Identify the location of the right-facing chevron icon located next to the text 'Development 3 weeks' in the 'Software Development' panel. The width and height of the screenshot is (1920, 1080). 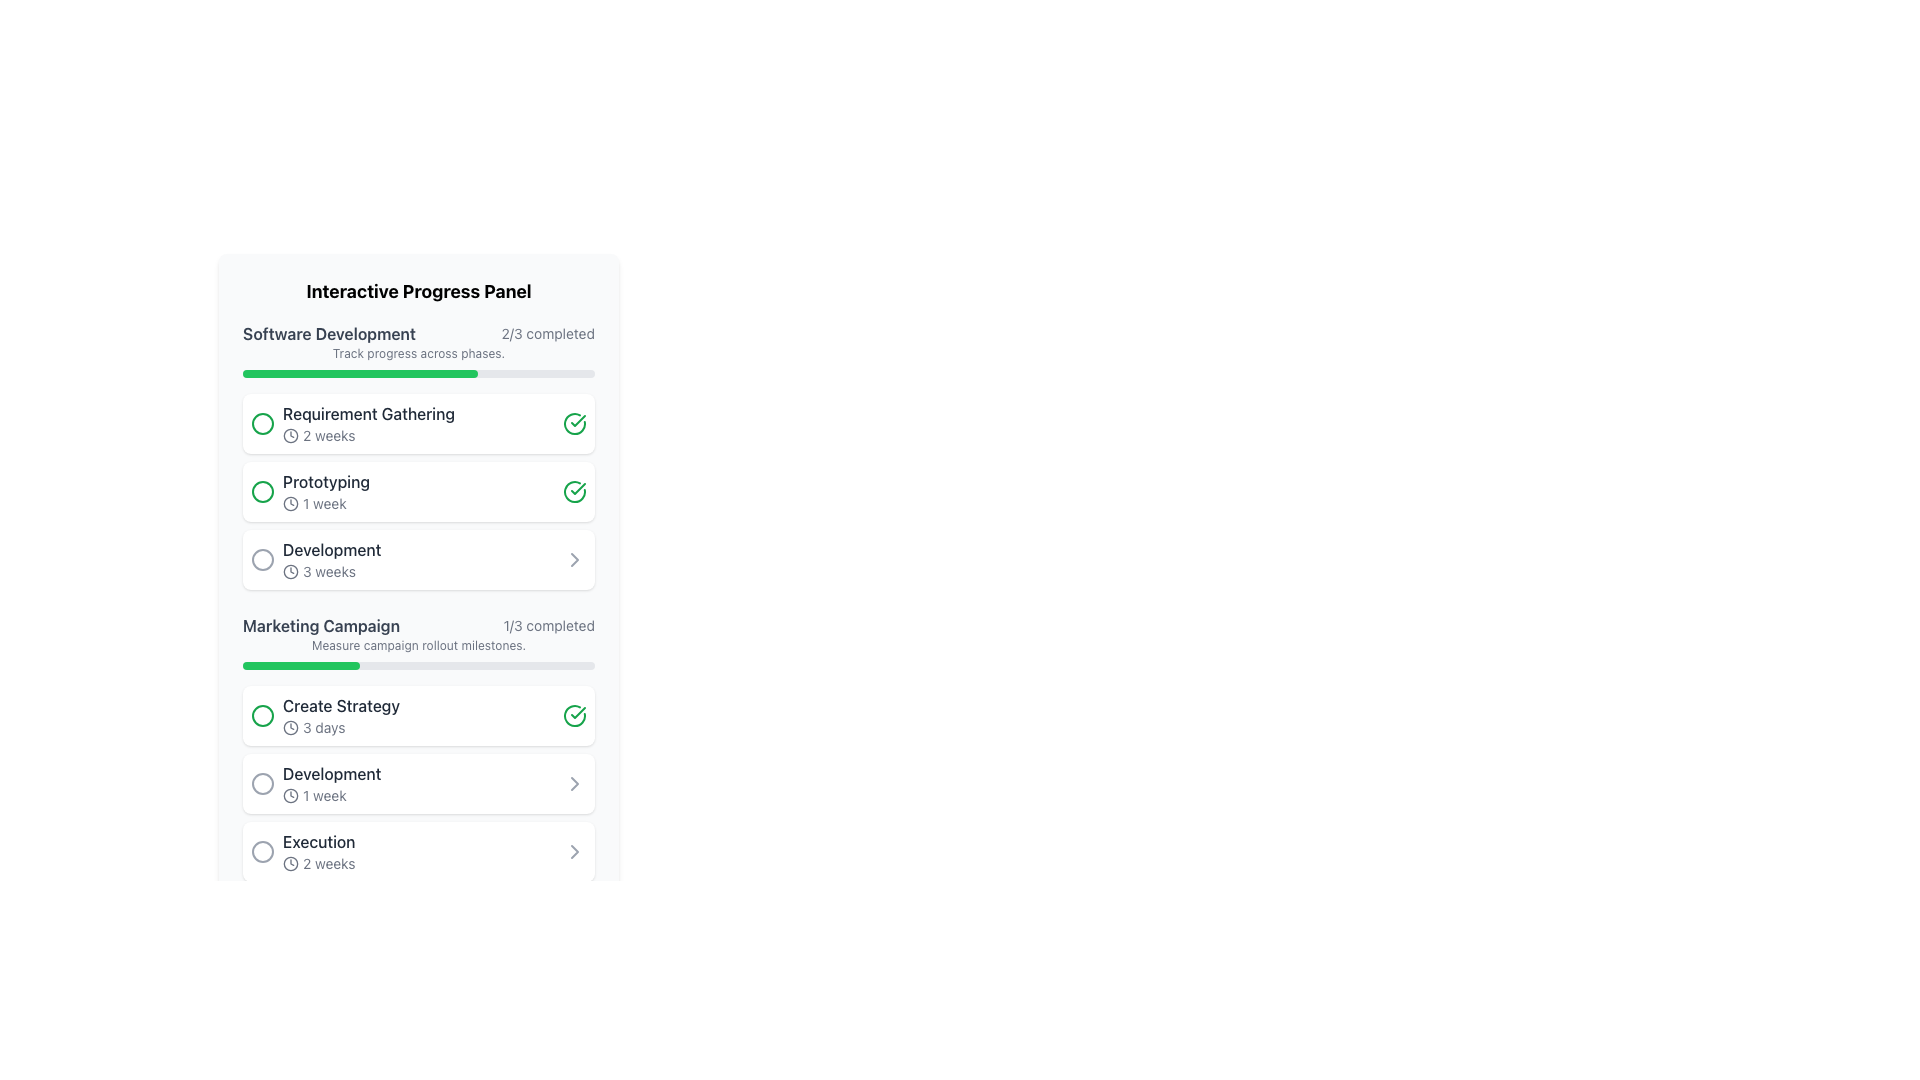
(574, 559).